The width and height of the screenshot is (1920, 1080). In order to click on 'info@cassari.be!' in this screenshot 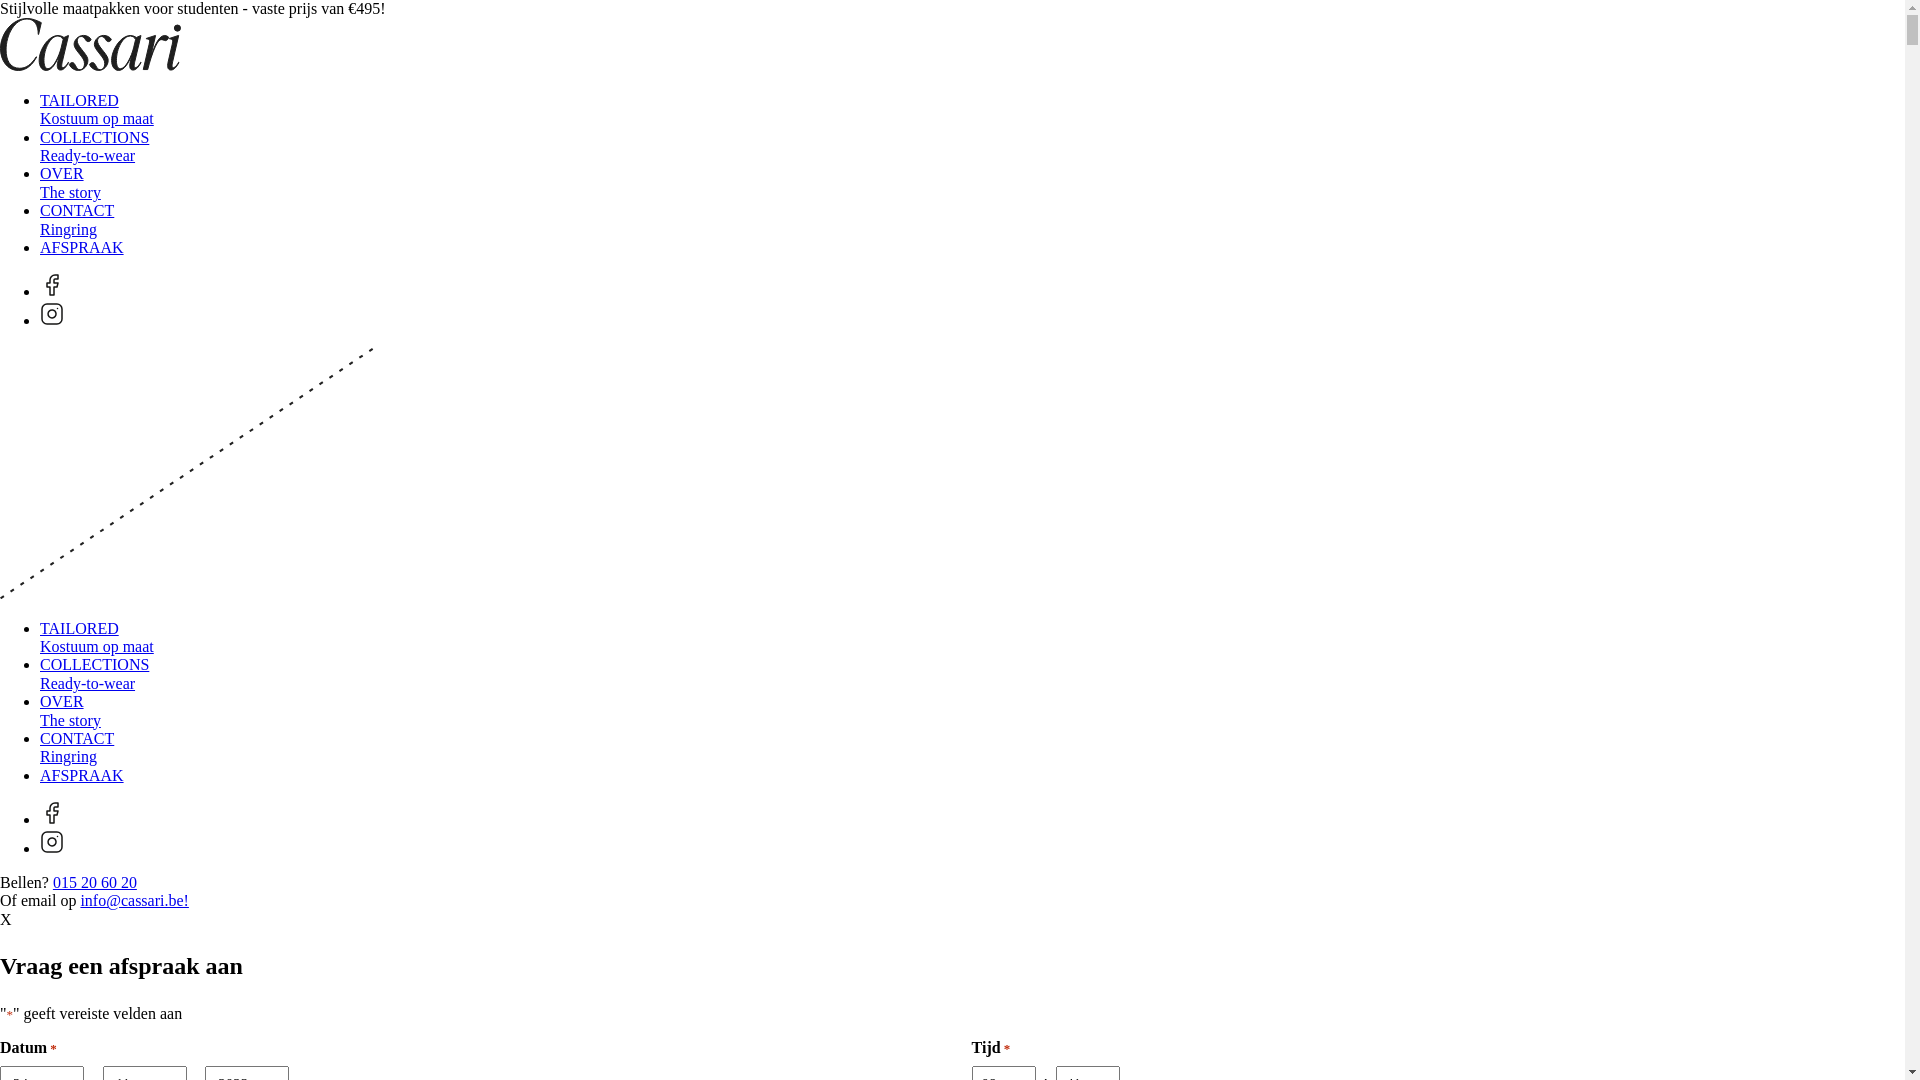, I will do `click(133, 900)`.